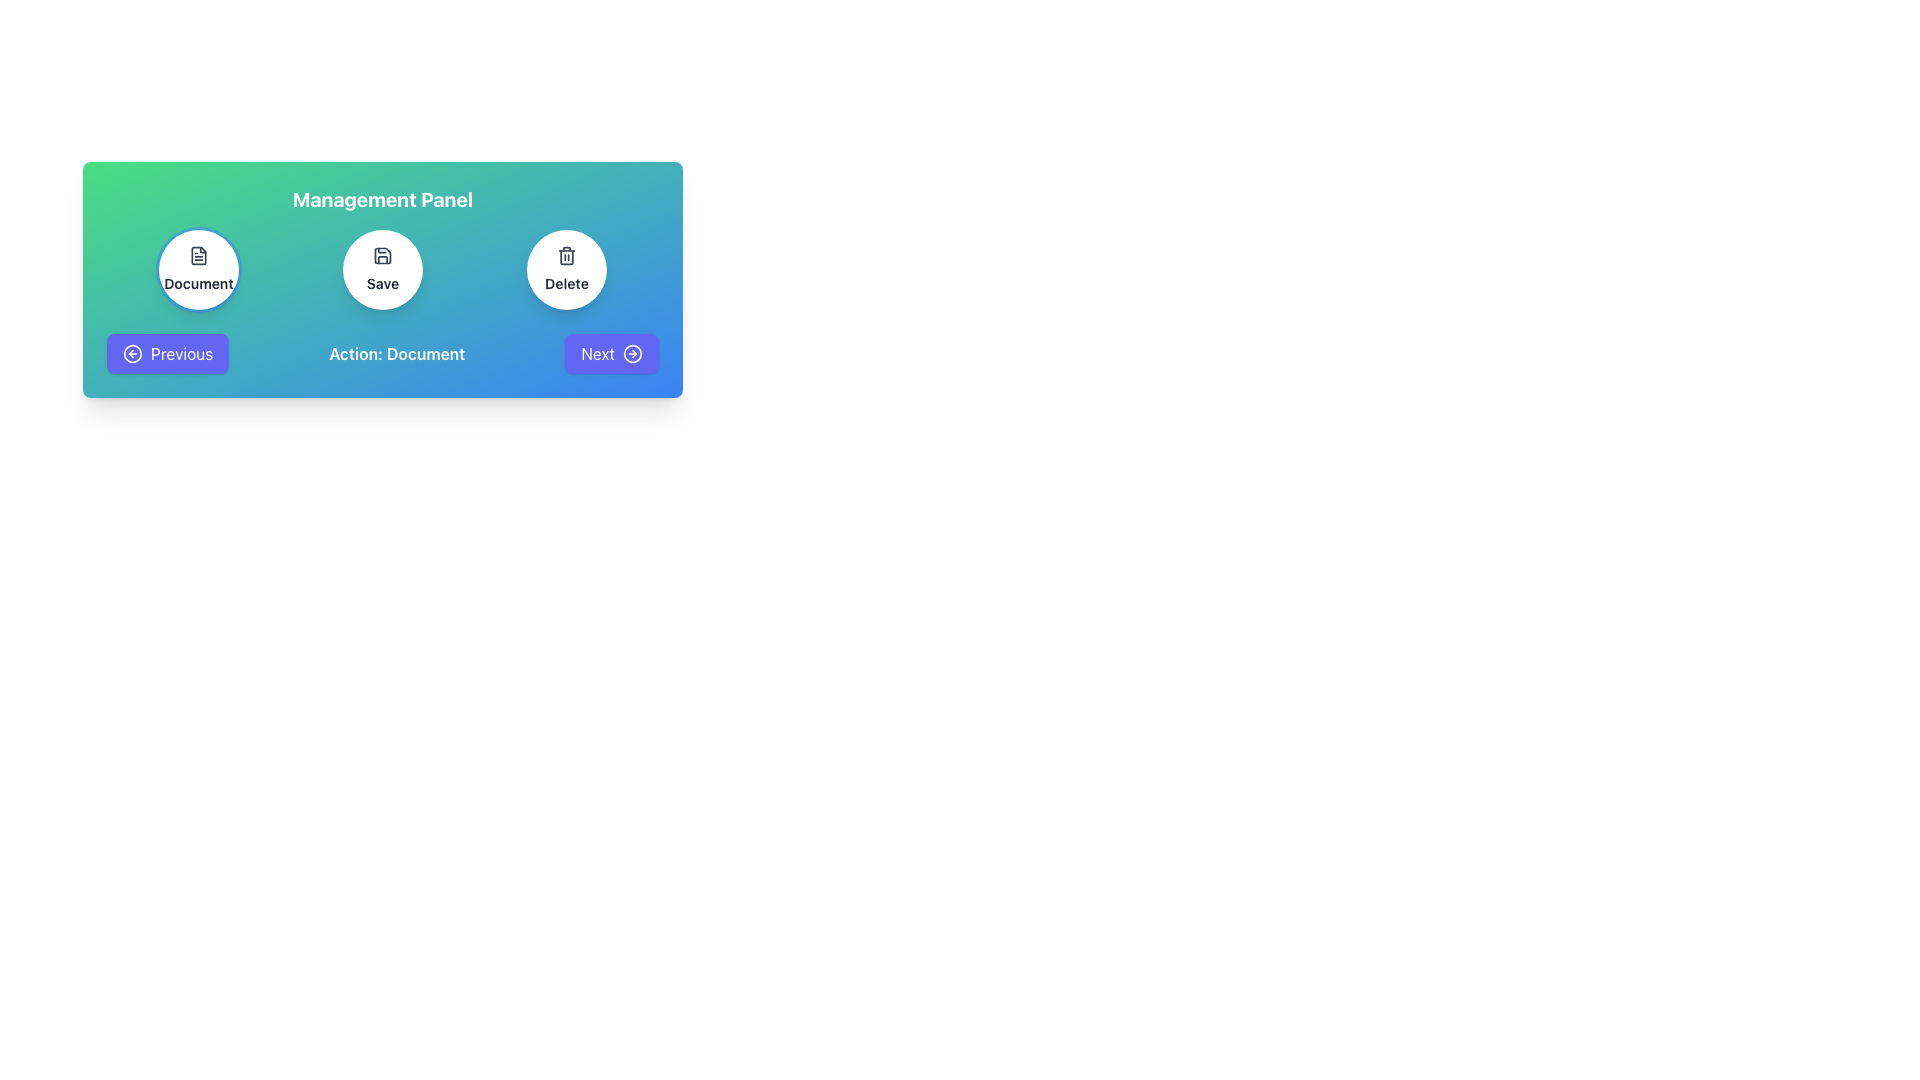 The height and width of the screenshot is (1080, 1920). Describe the element at coordinates (198, 270) in the screenshot. I see `the circular button labeled 'Document' which has a white background and a document icon at the top` at that location.